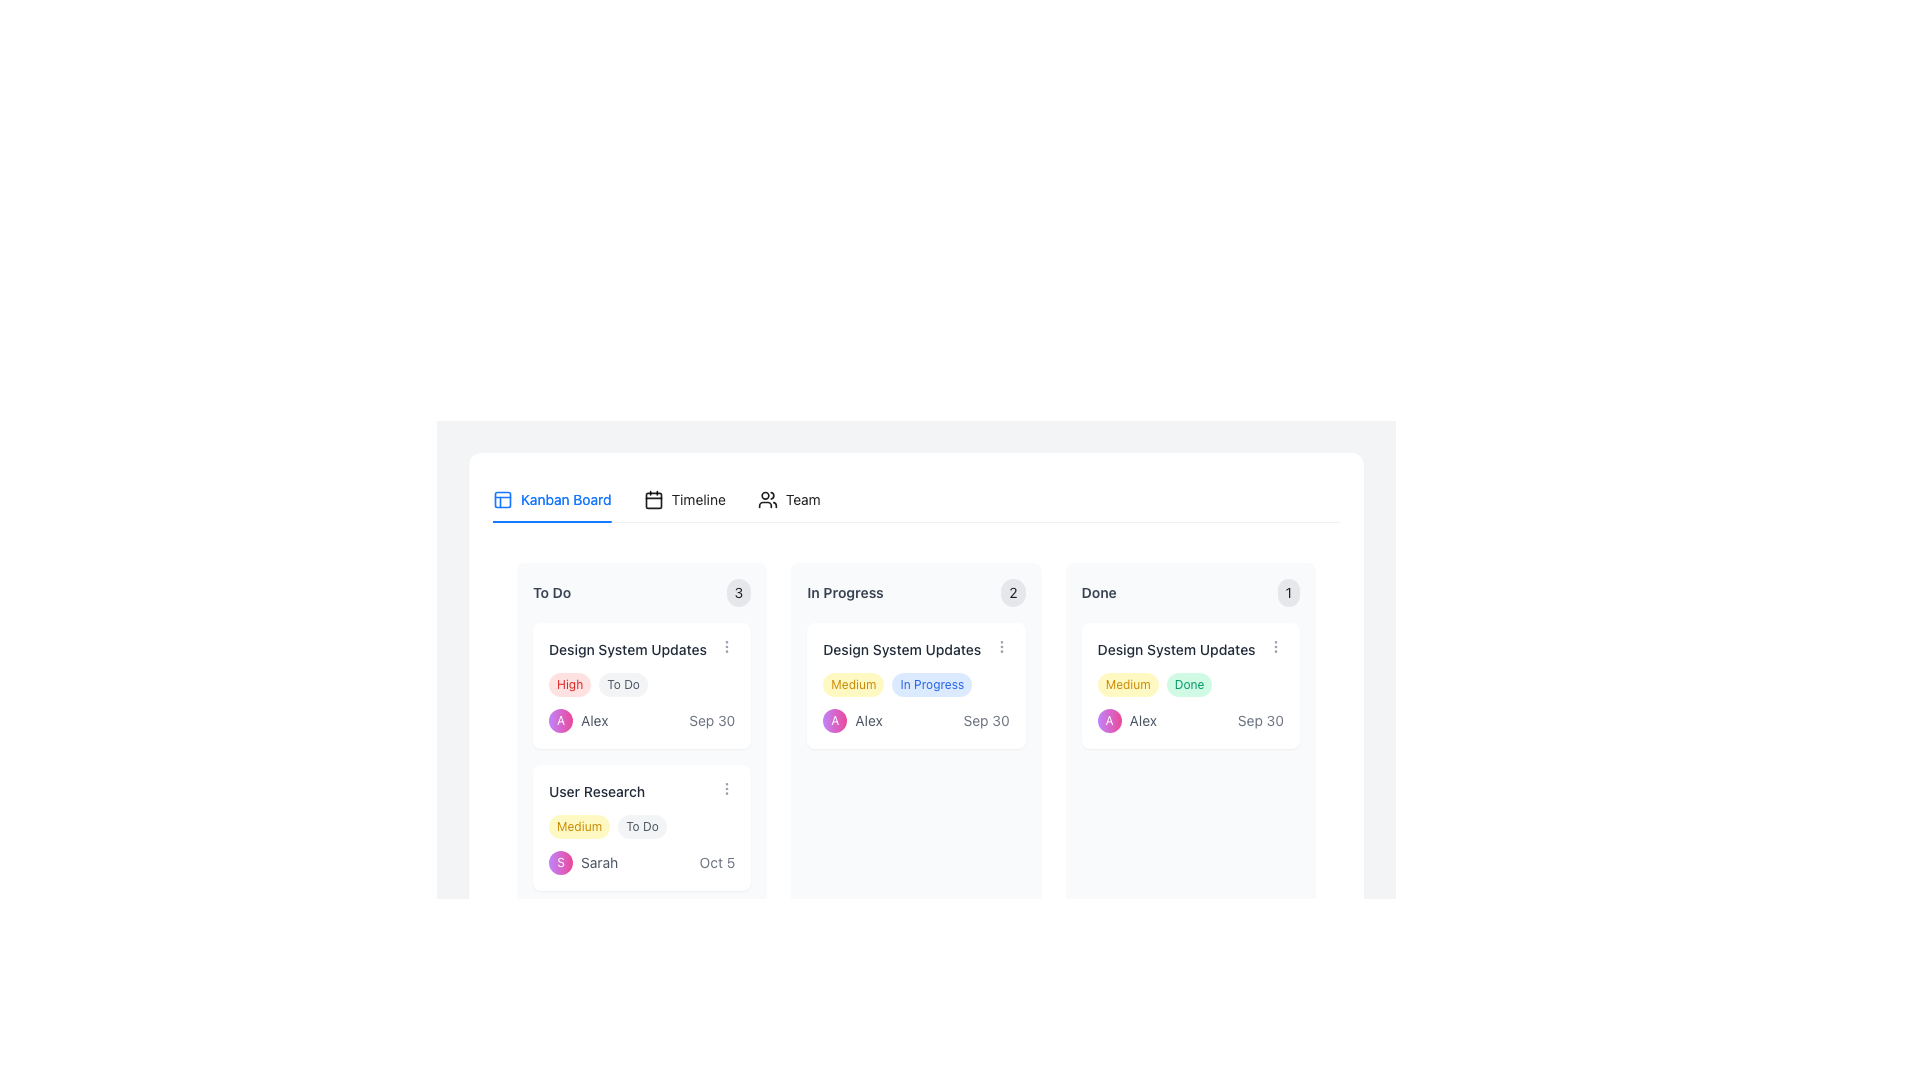 This screenshot has height=1080, width=1920. I want to click on the static text label displaying 'Oct 5', which is styled in gray and located to the extreme right of the task attributed to 'Sarah', so click(717, 862).